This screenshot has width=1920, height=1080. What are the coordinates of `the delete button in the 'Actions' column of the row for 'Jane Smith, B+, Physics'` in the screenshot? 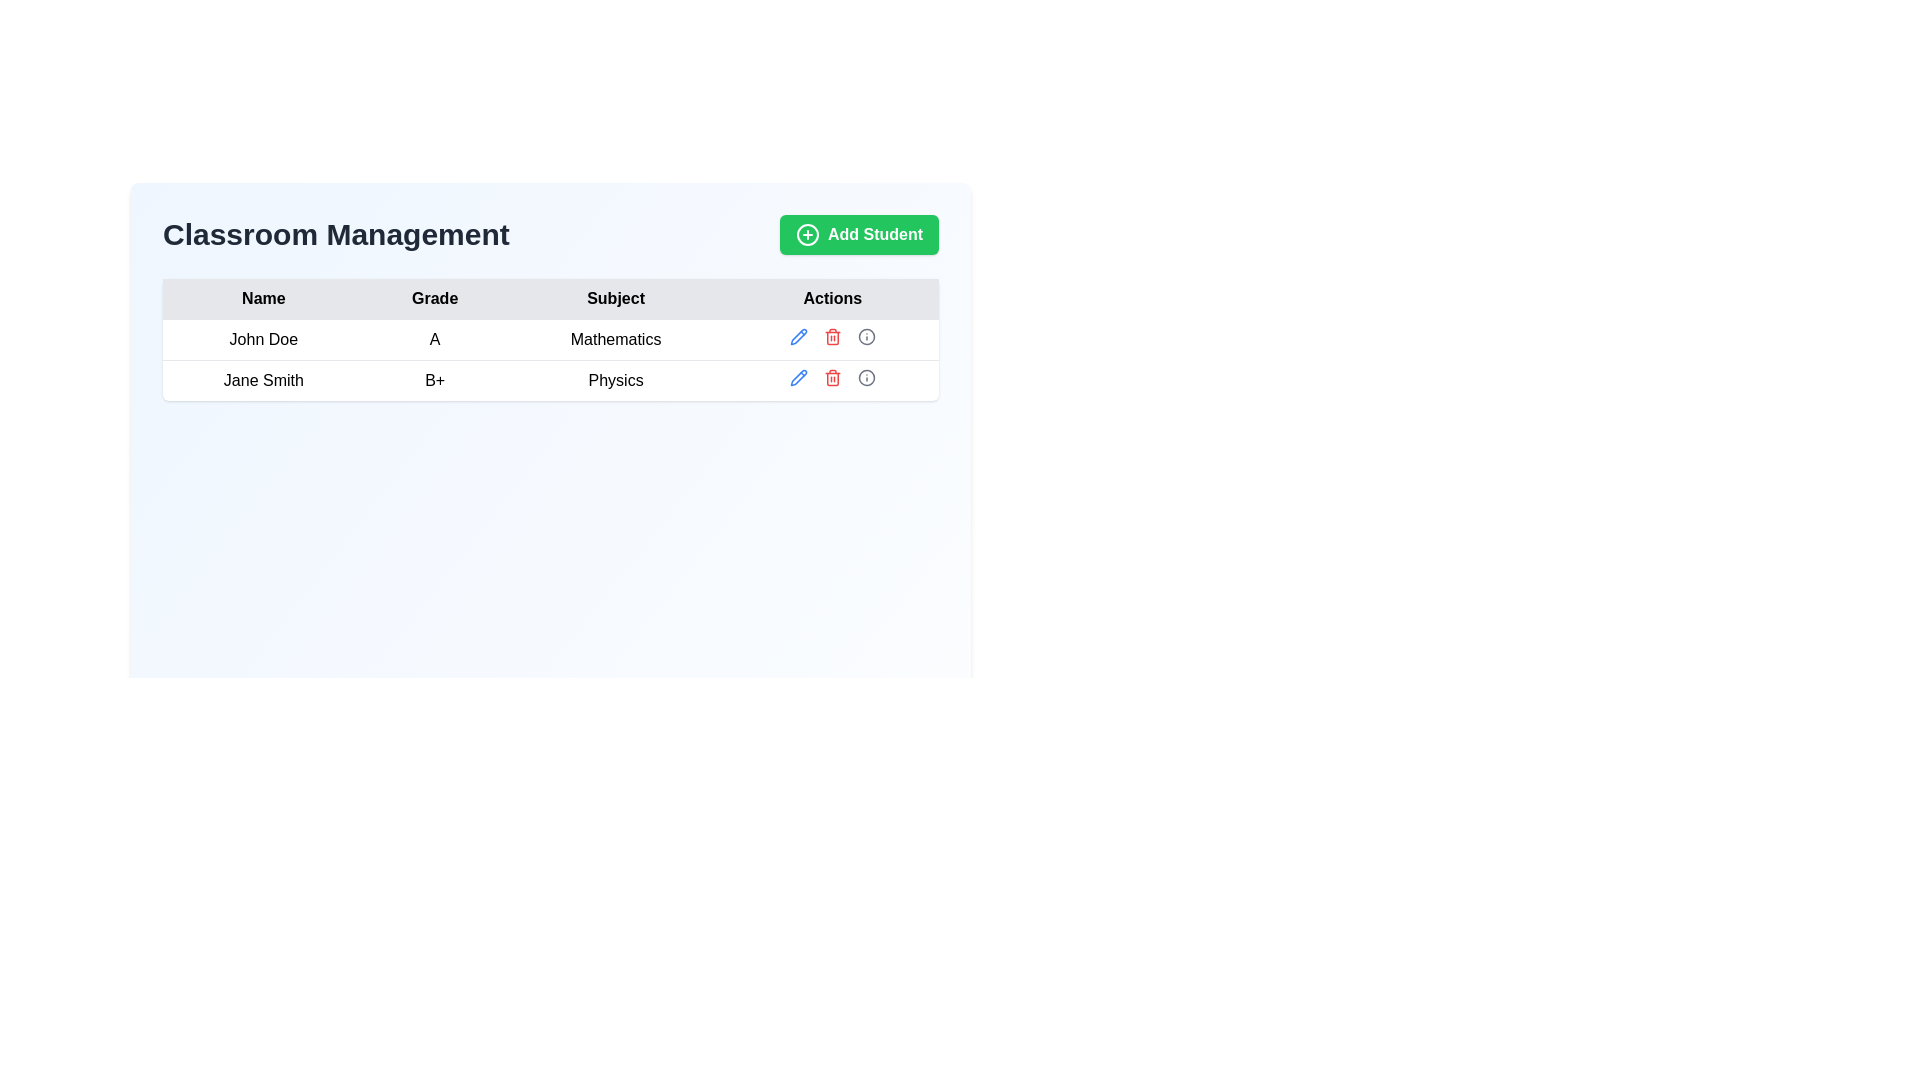 It's located at (832, 378).